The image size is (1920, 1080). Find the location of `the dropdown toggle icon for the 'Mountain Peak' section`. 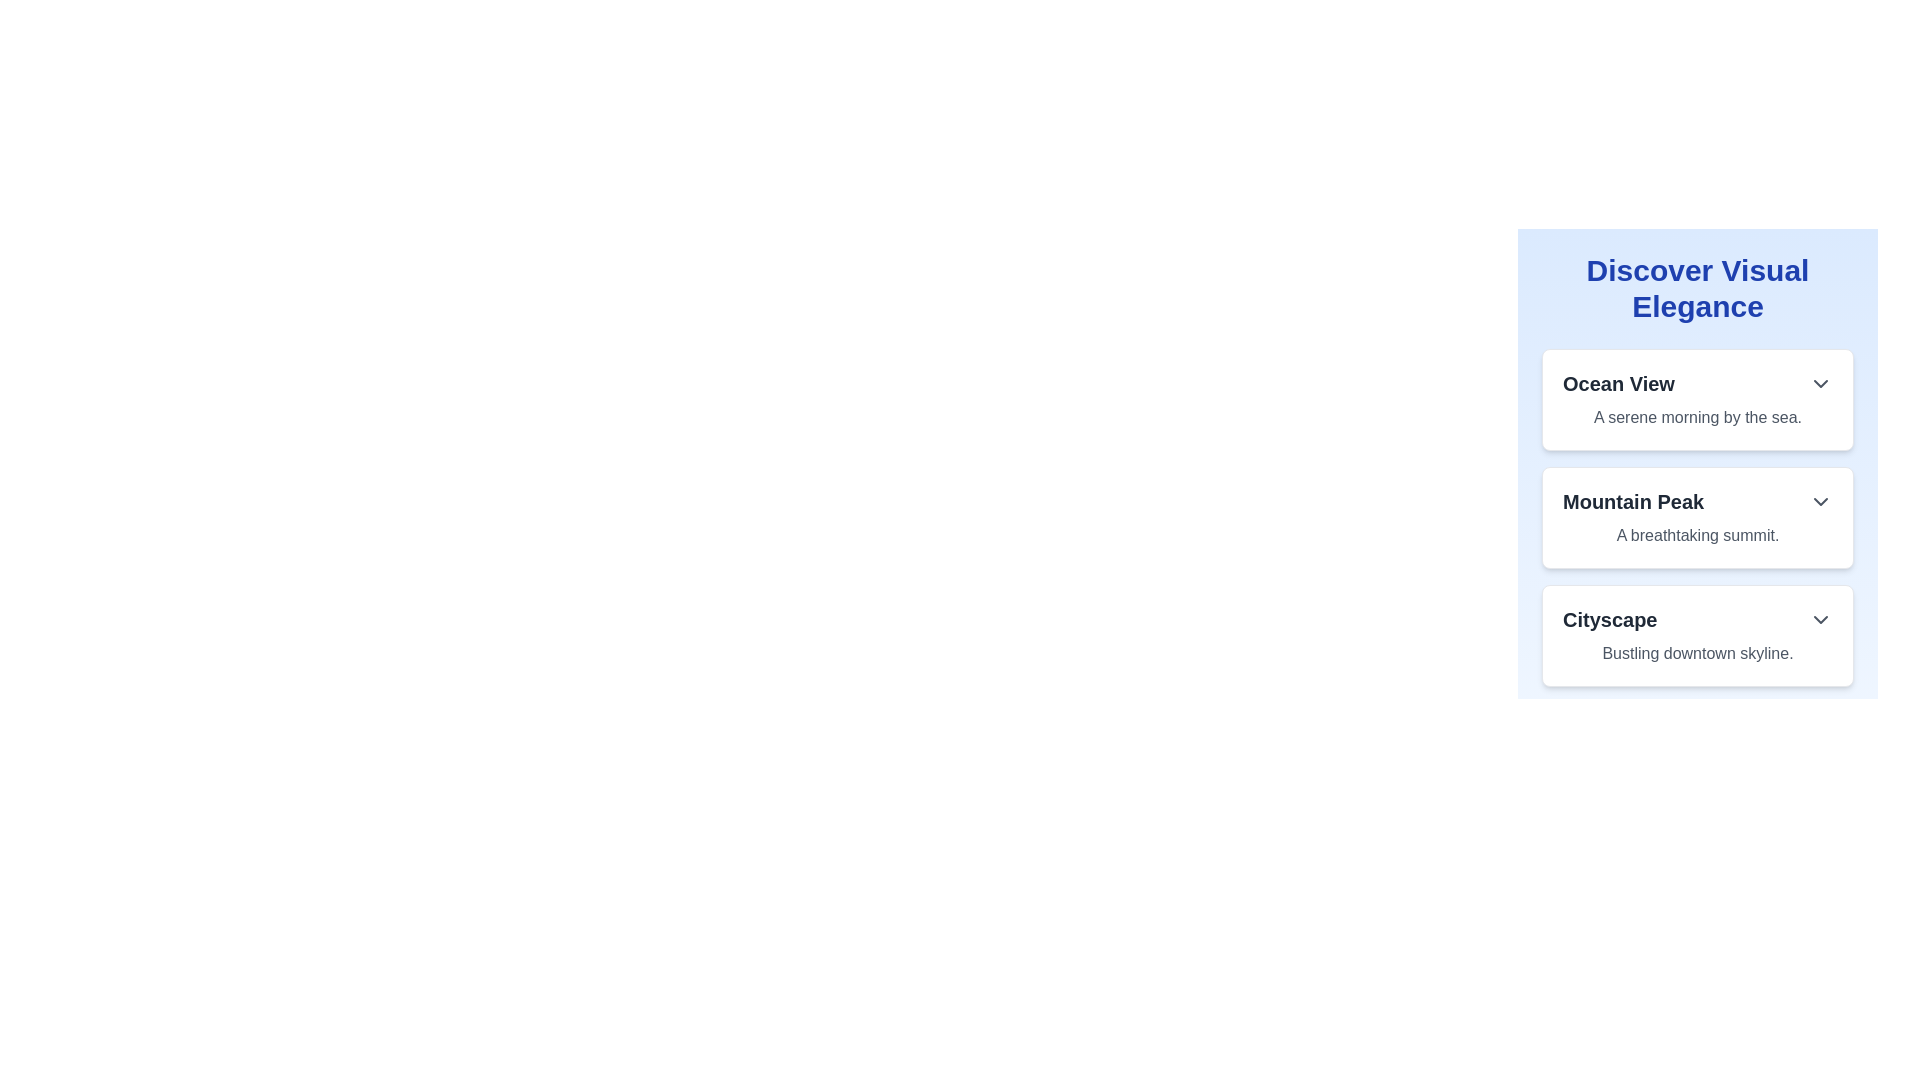

the dropdown toggle icon for the 'Mountain Peak' section is located at coordinates (1820, 500).